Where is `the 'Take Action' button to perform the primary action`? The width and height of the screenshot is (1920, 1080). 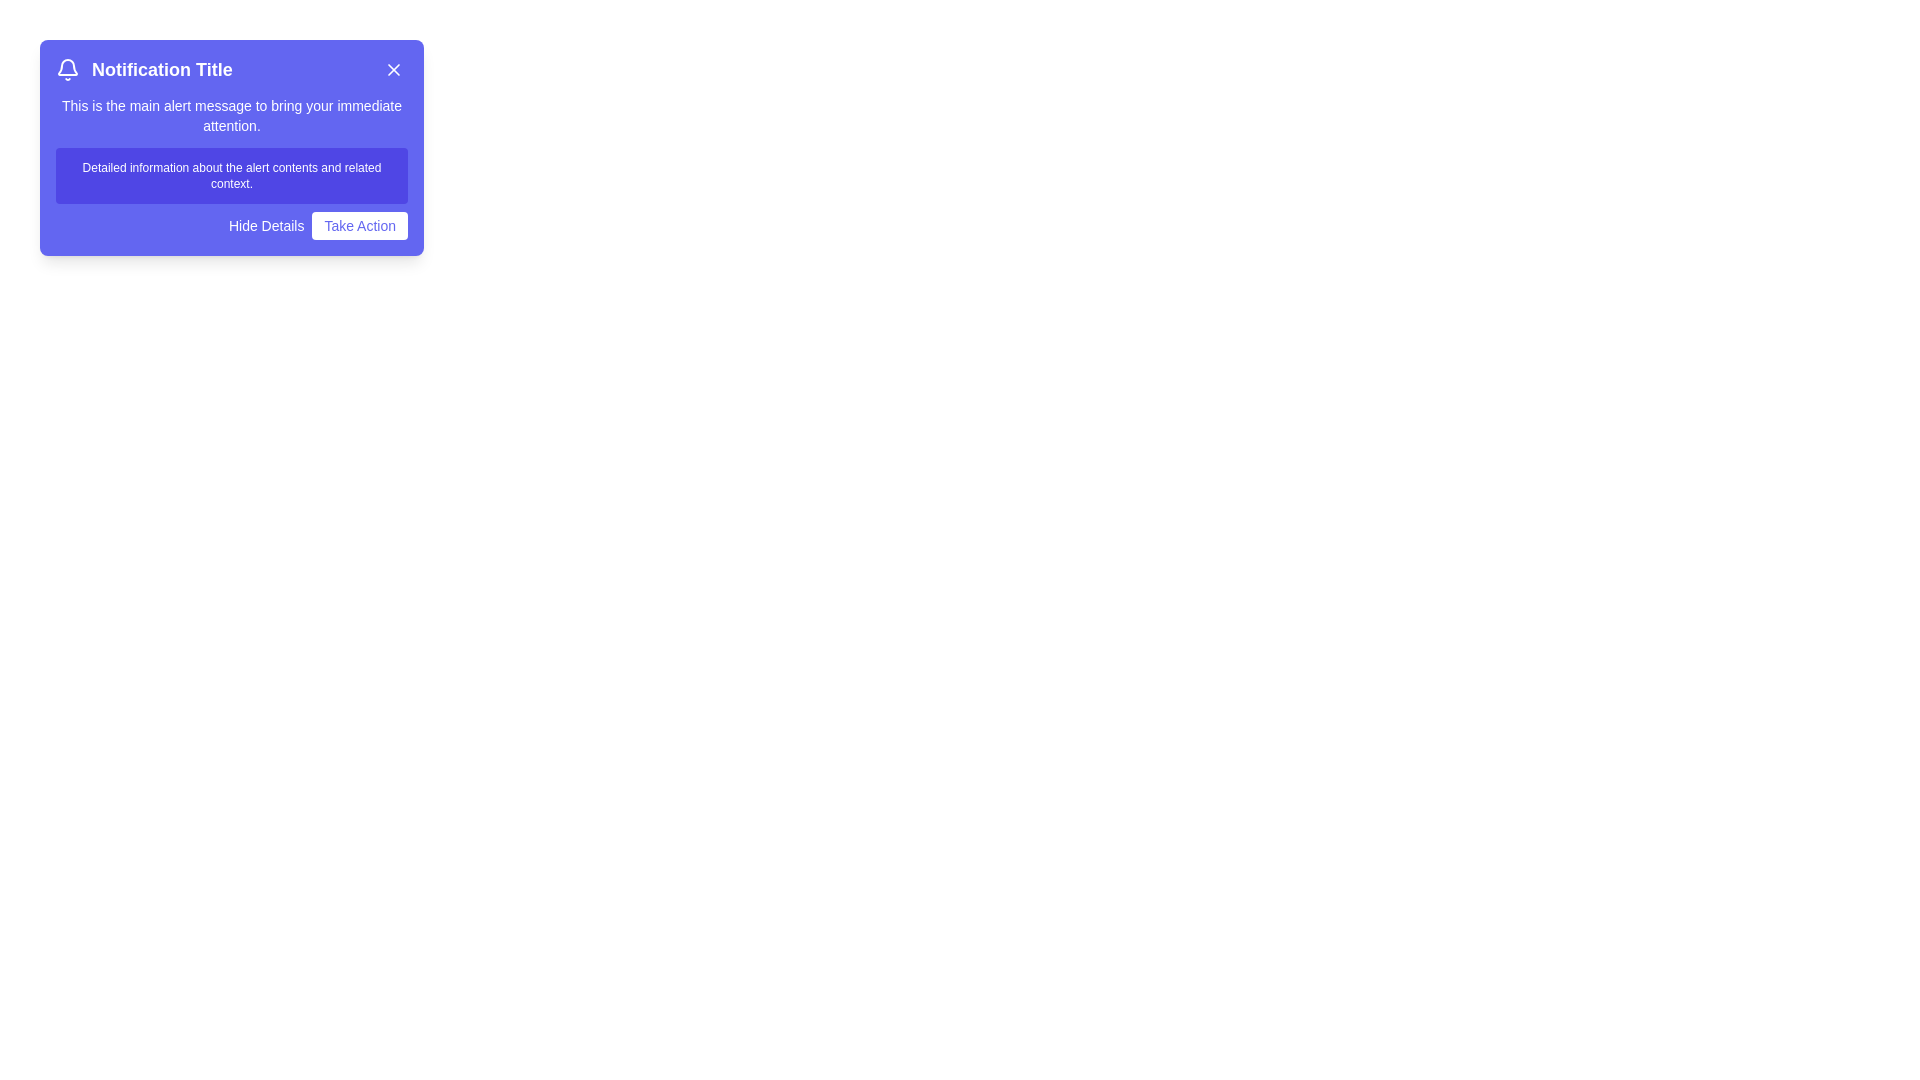
the 'Take Action' button to perform the primary action is located at coordinates (360, 225).